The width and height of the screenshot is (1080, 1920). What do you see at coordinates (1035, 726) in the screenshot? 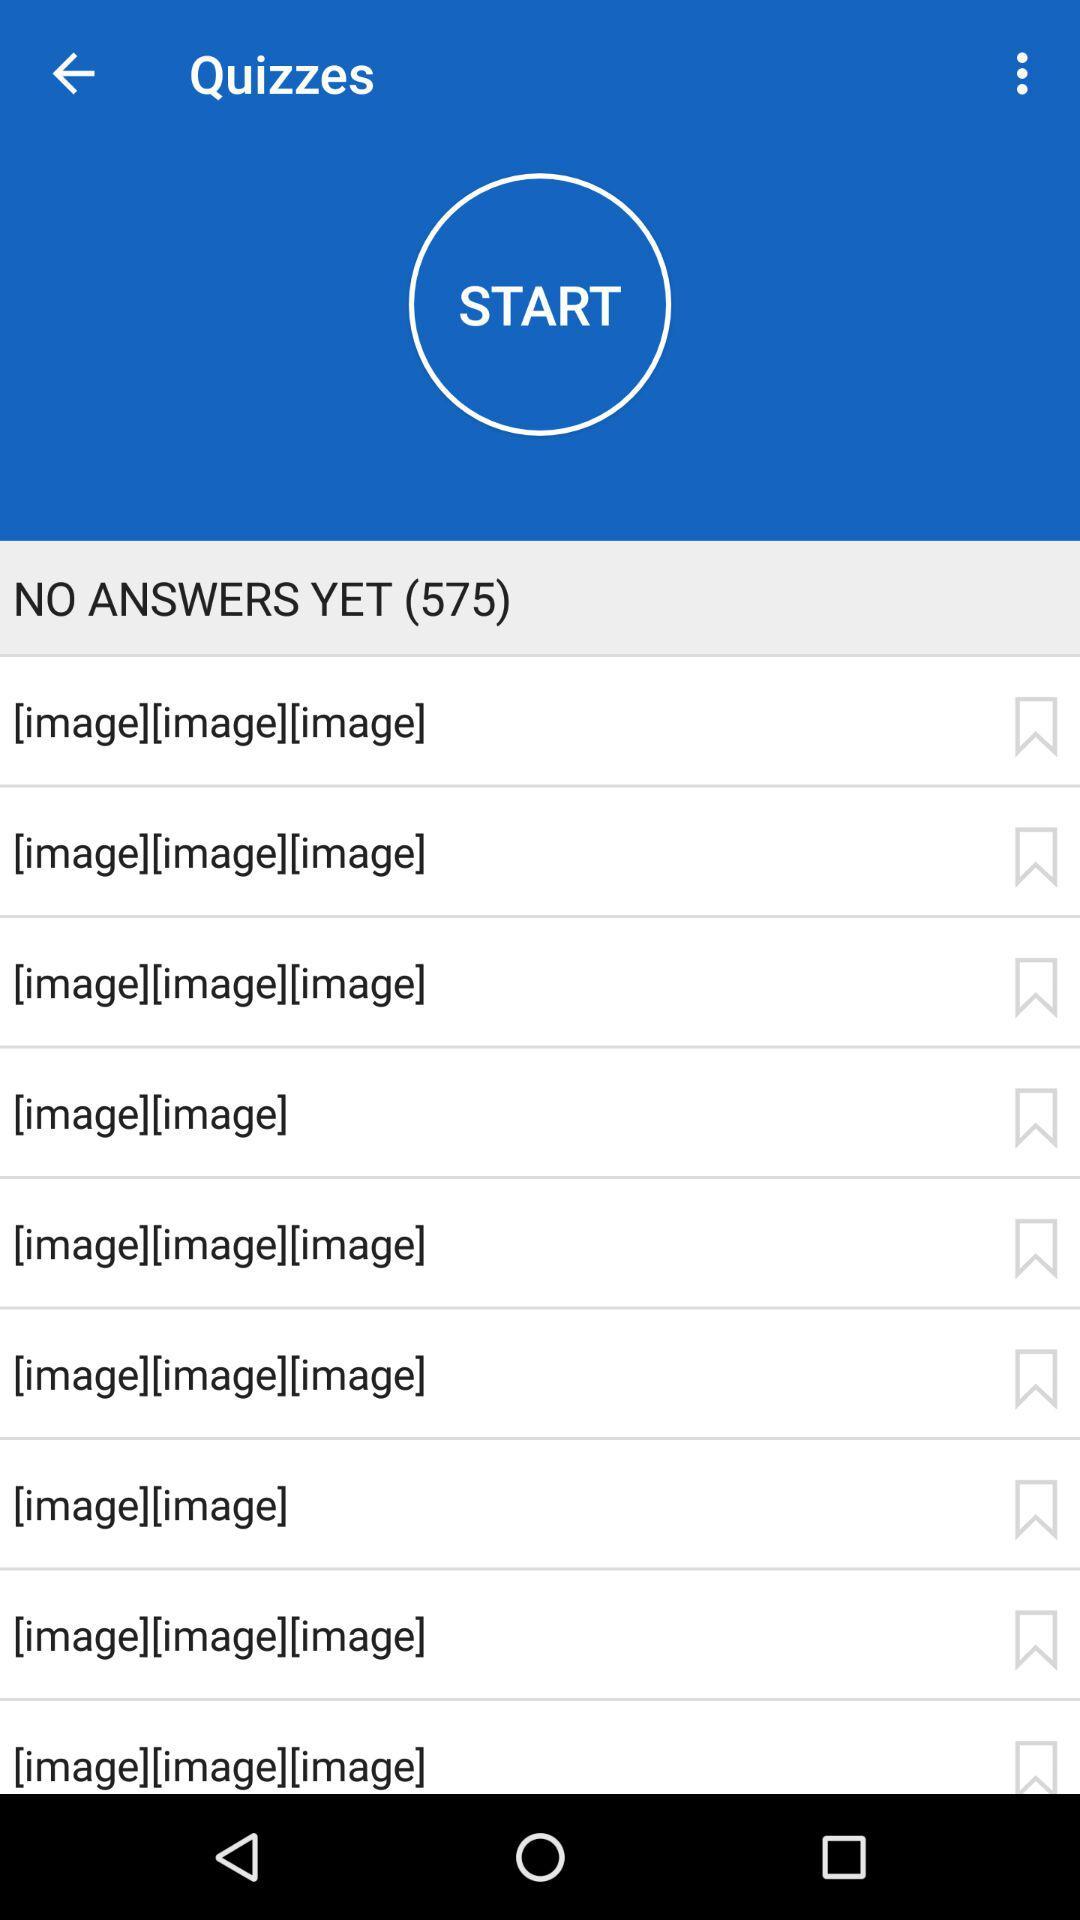
I see `favorite` at bounding box center [1035, 726].